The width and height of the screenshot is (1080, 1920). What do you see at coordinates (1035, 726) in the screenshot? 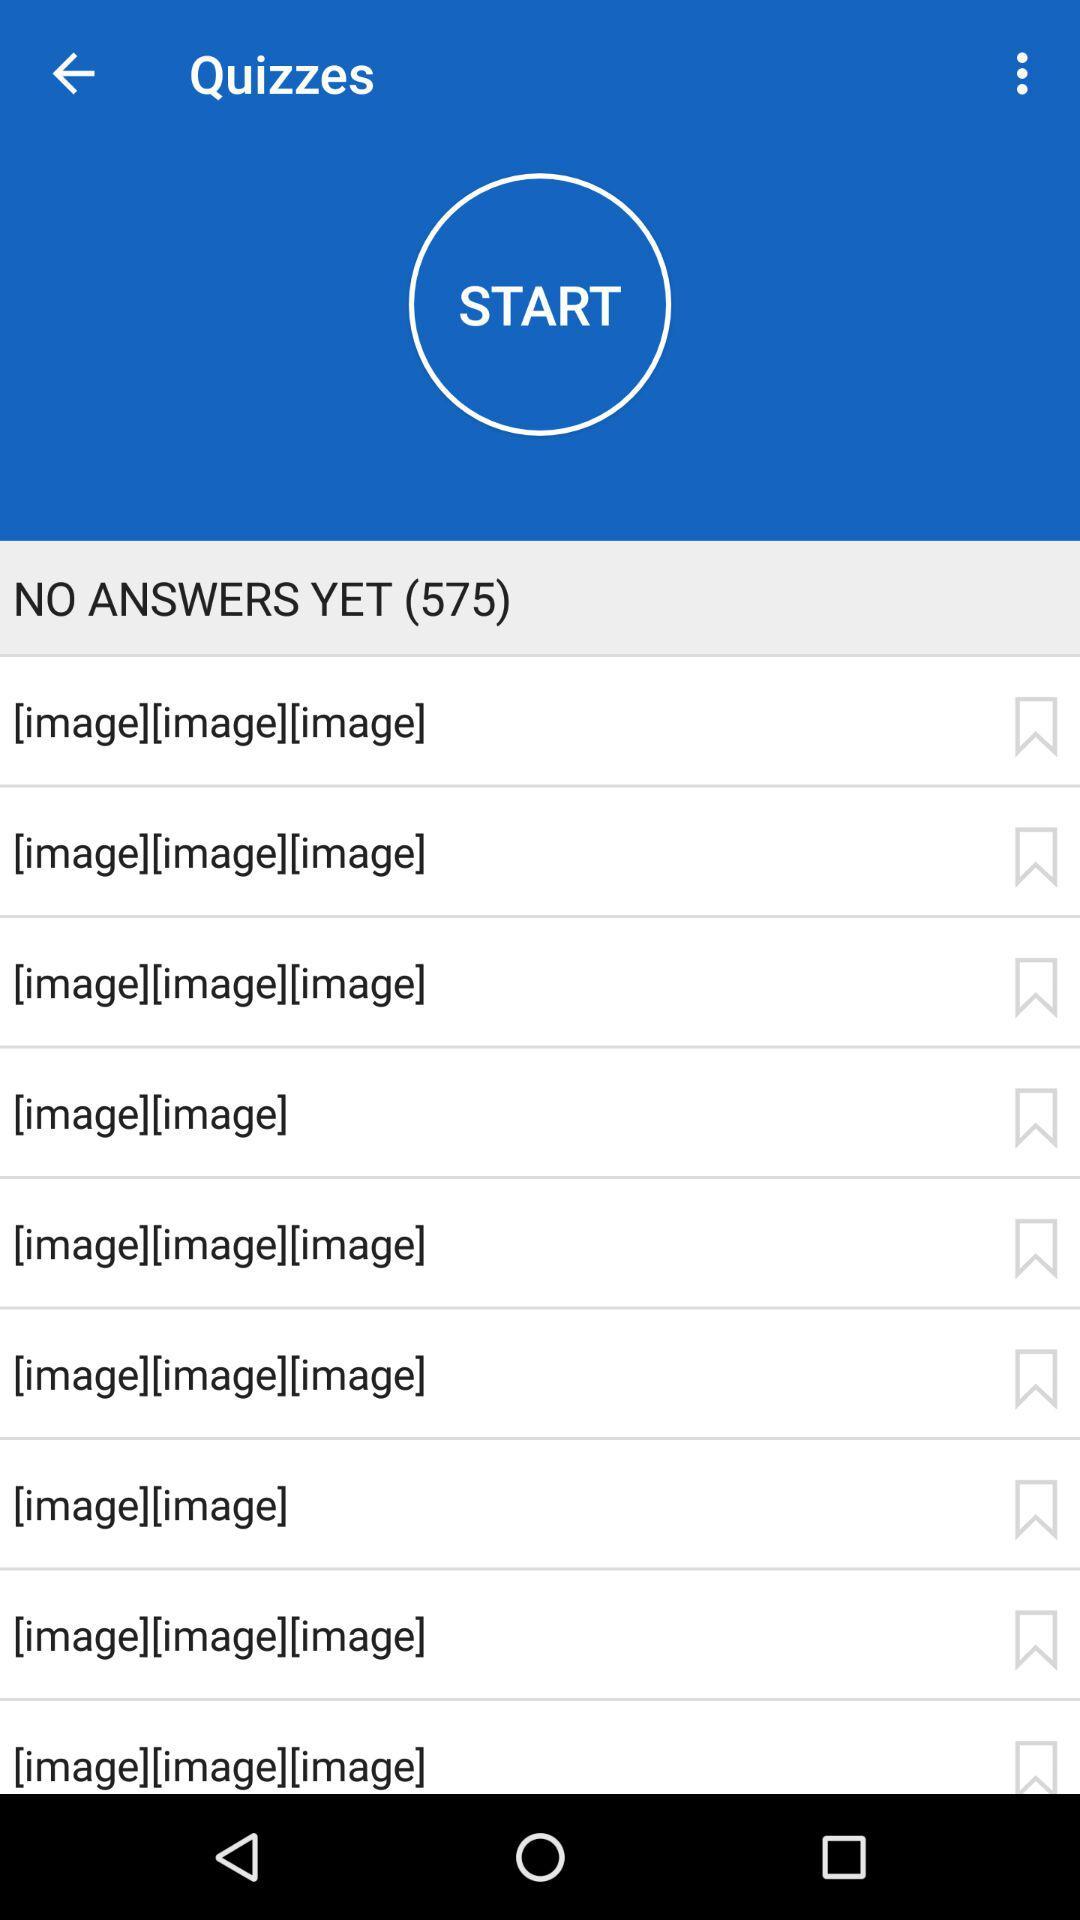
I see `favorite` at bounding box center [1035, 726].